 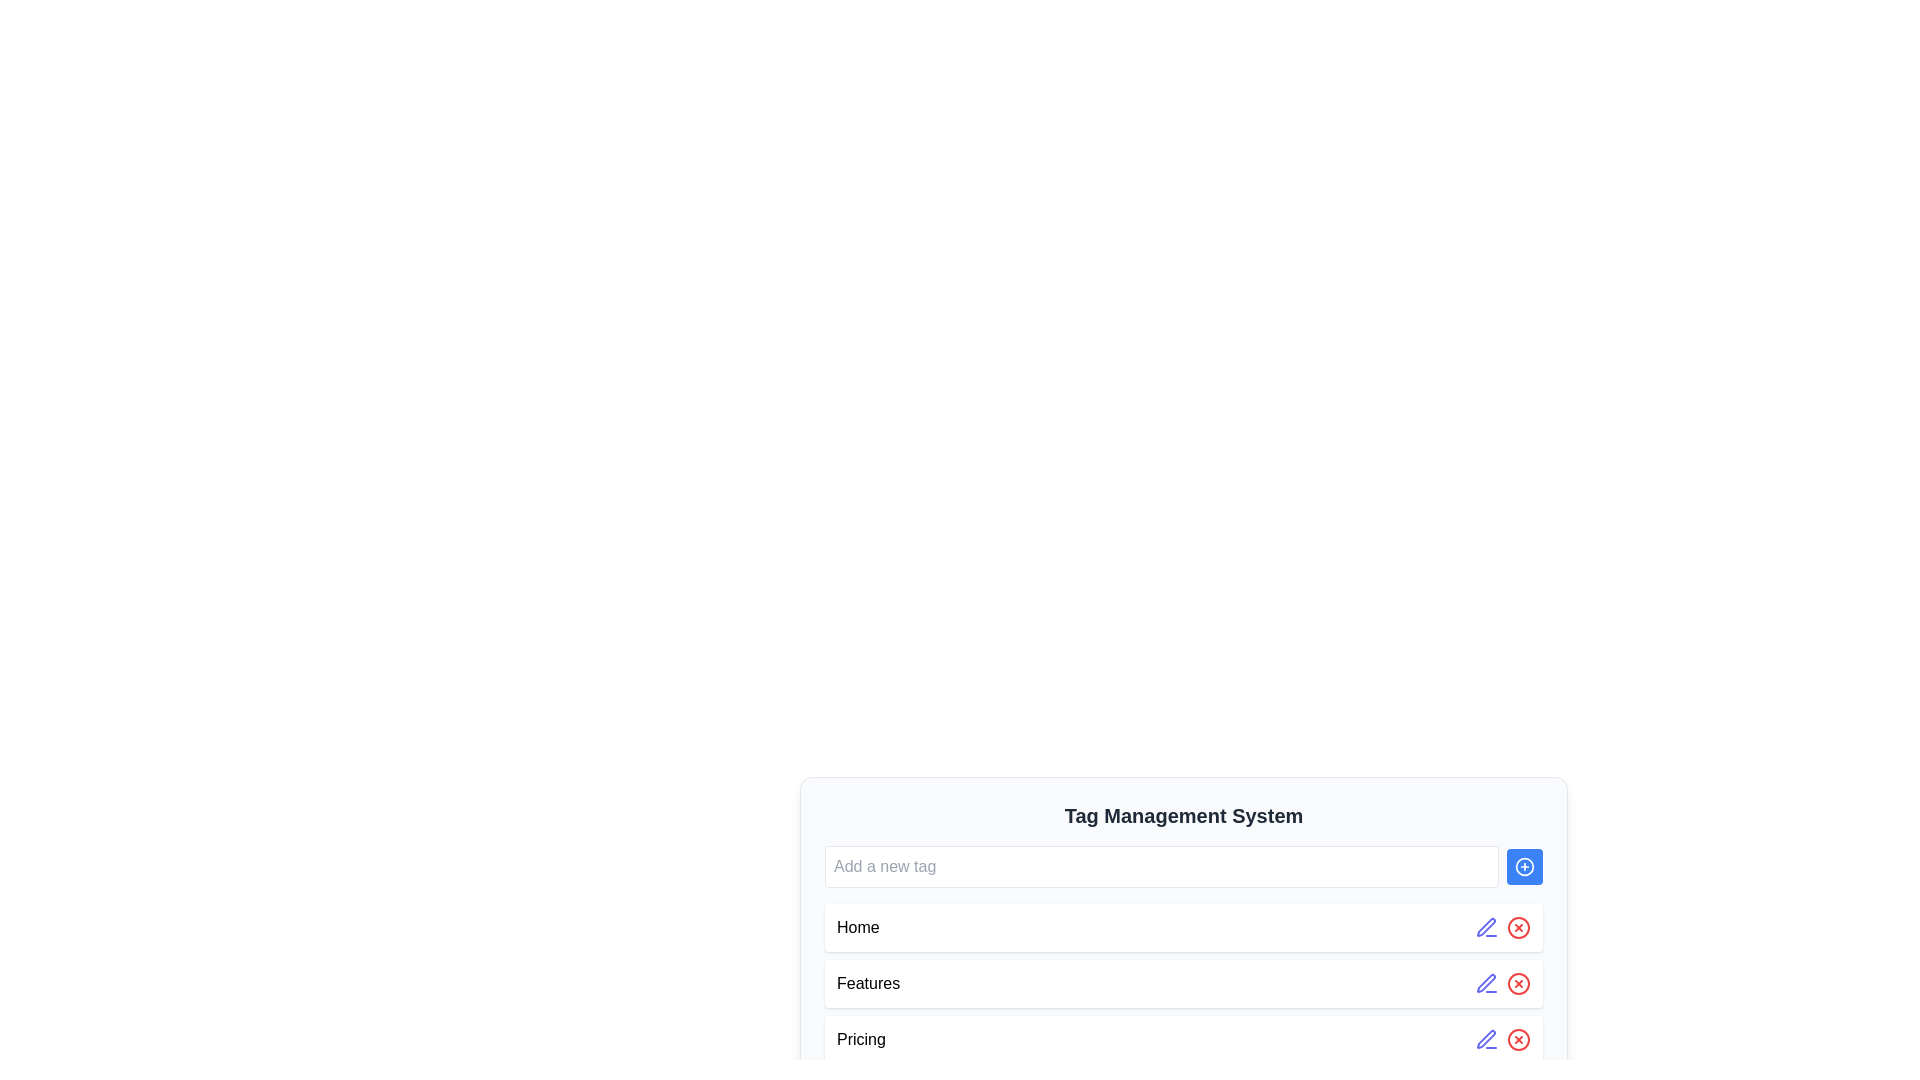 I want to click on the IconButton that allows users to edit the 'Features' entry, so click(x=1487, y=1039).